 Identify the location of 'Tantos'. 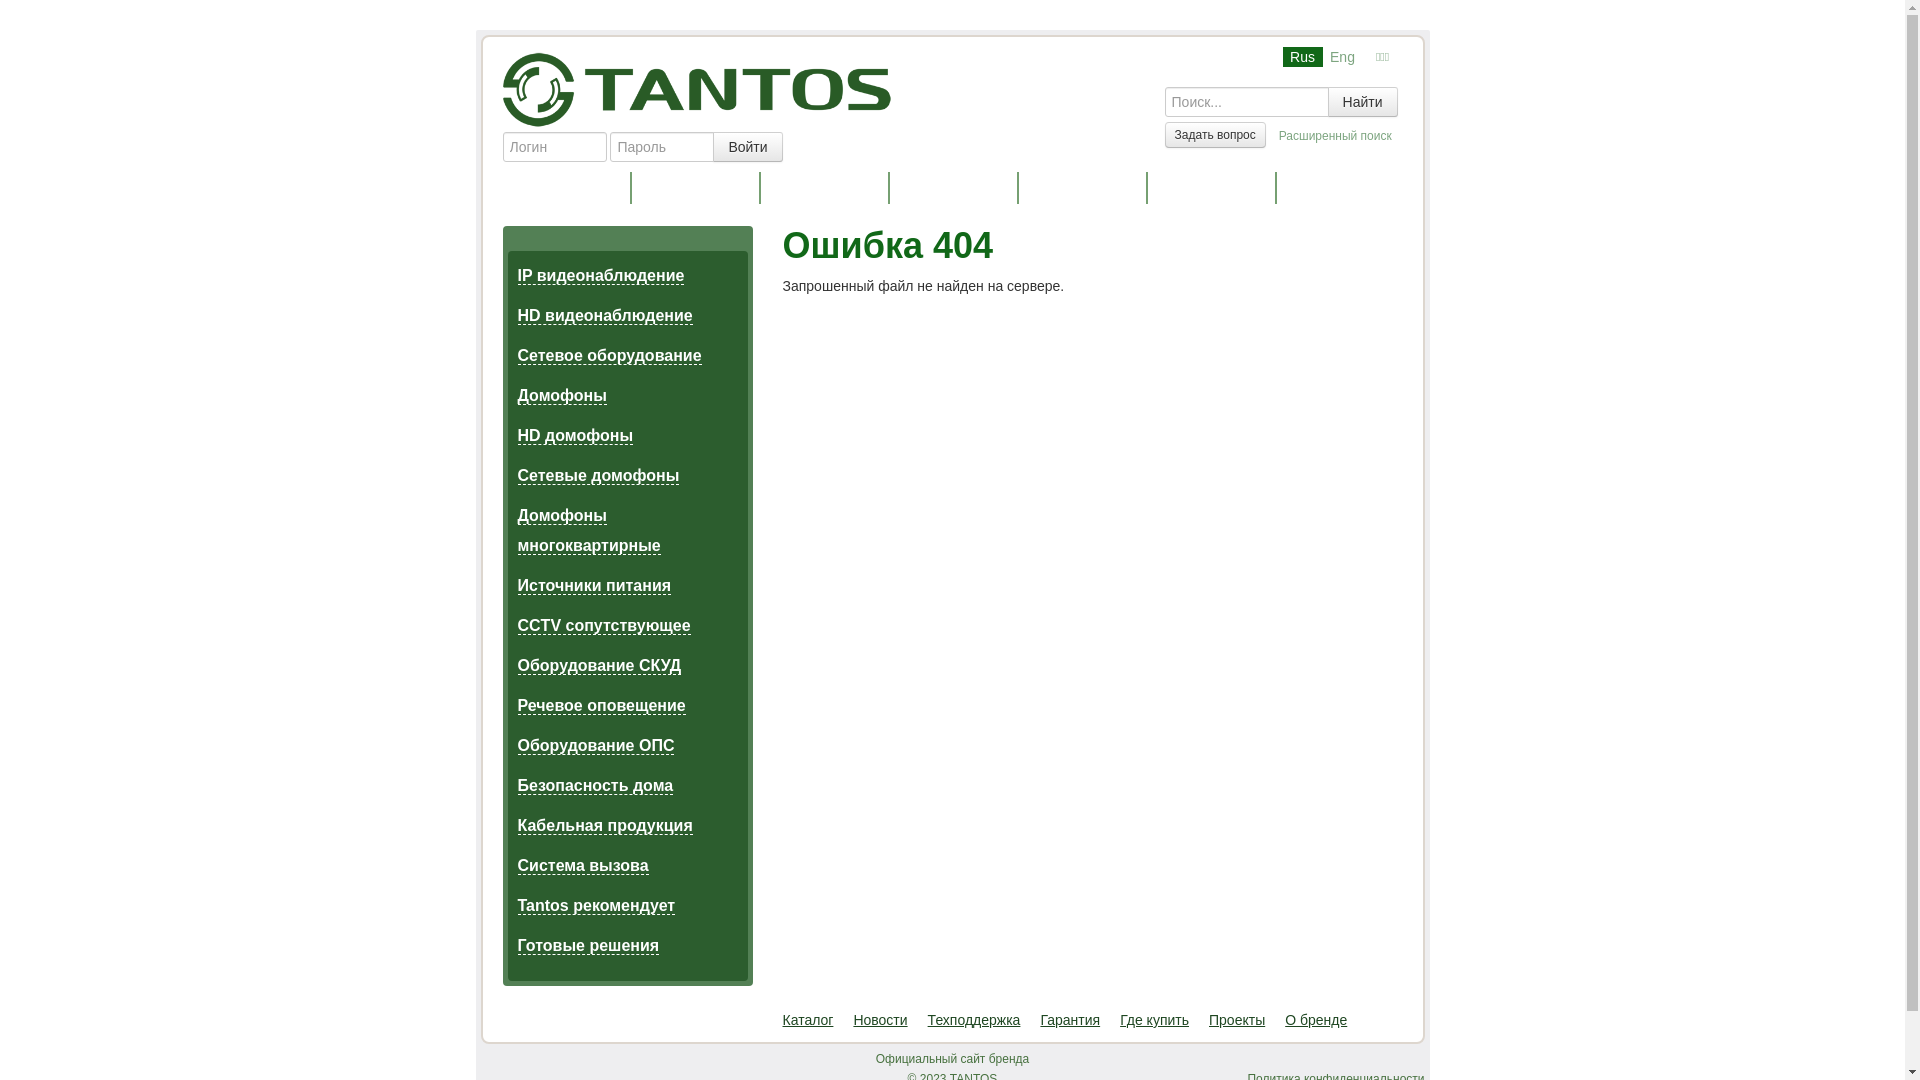
(697, 87).